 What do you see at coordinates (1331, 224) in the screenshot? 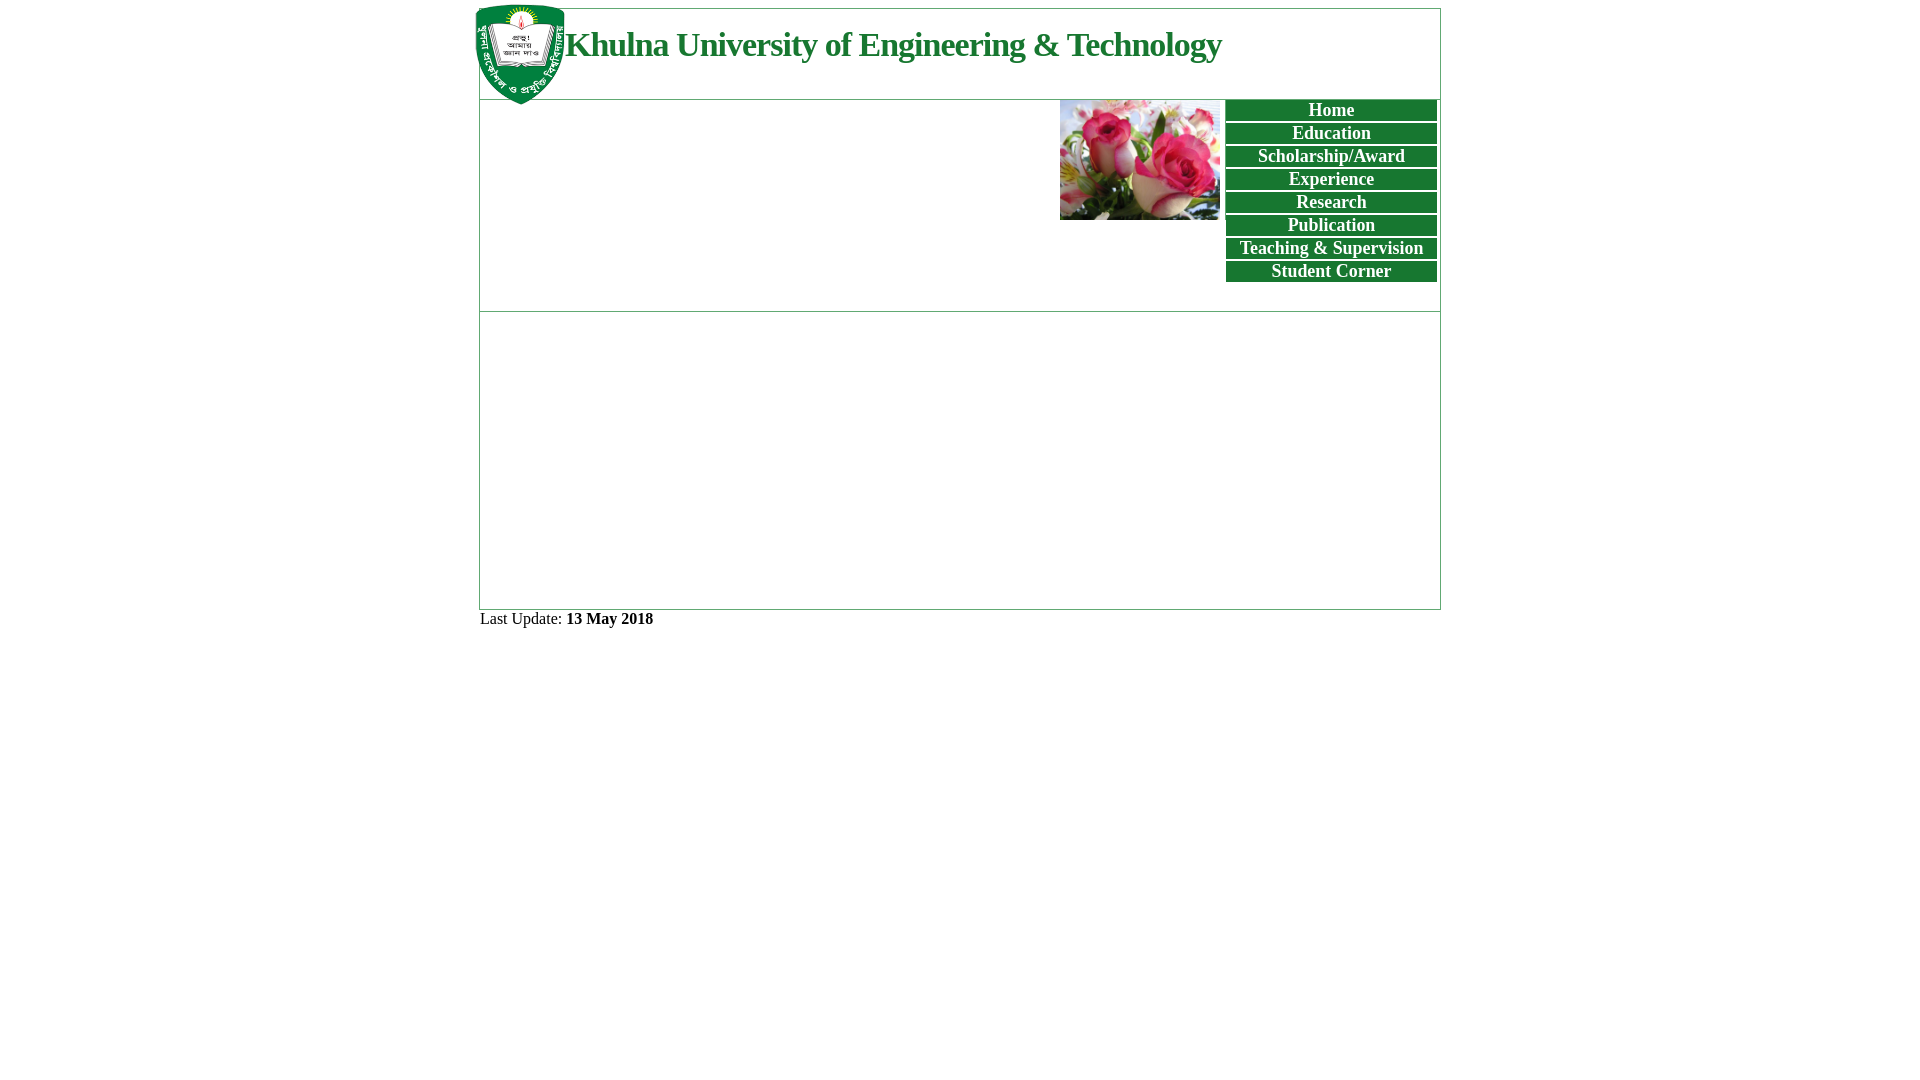
I see `'Publication'` at bounding box center [1331, 224].